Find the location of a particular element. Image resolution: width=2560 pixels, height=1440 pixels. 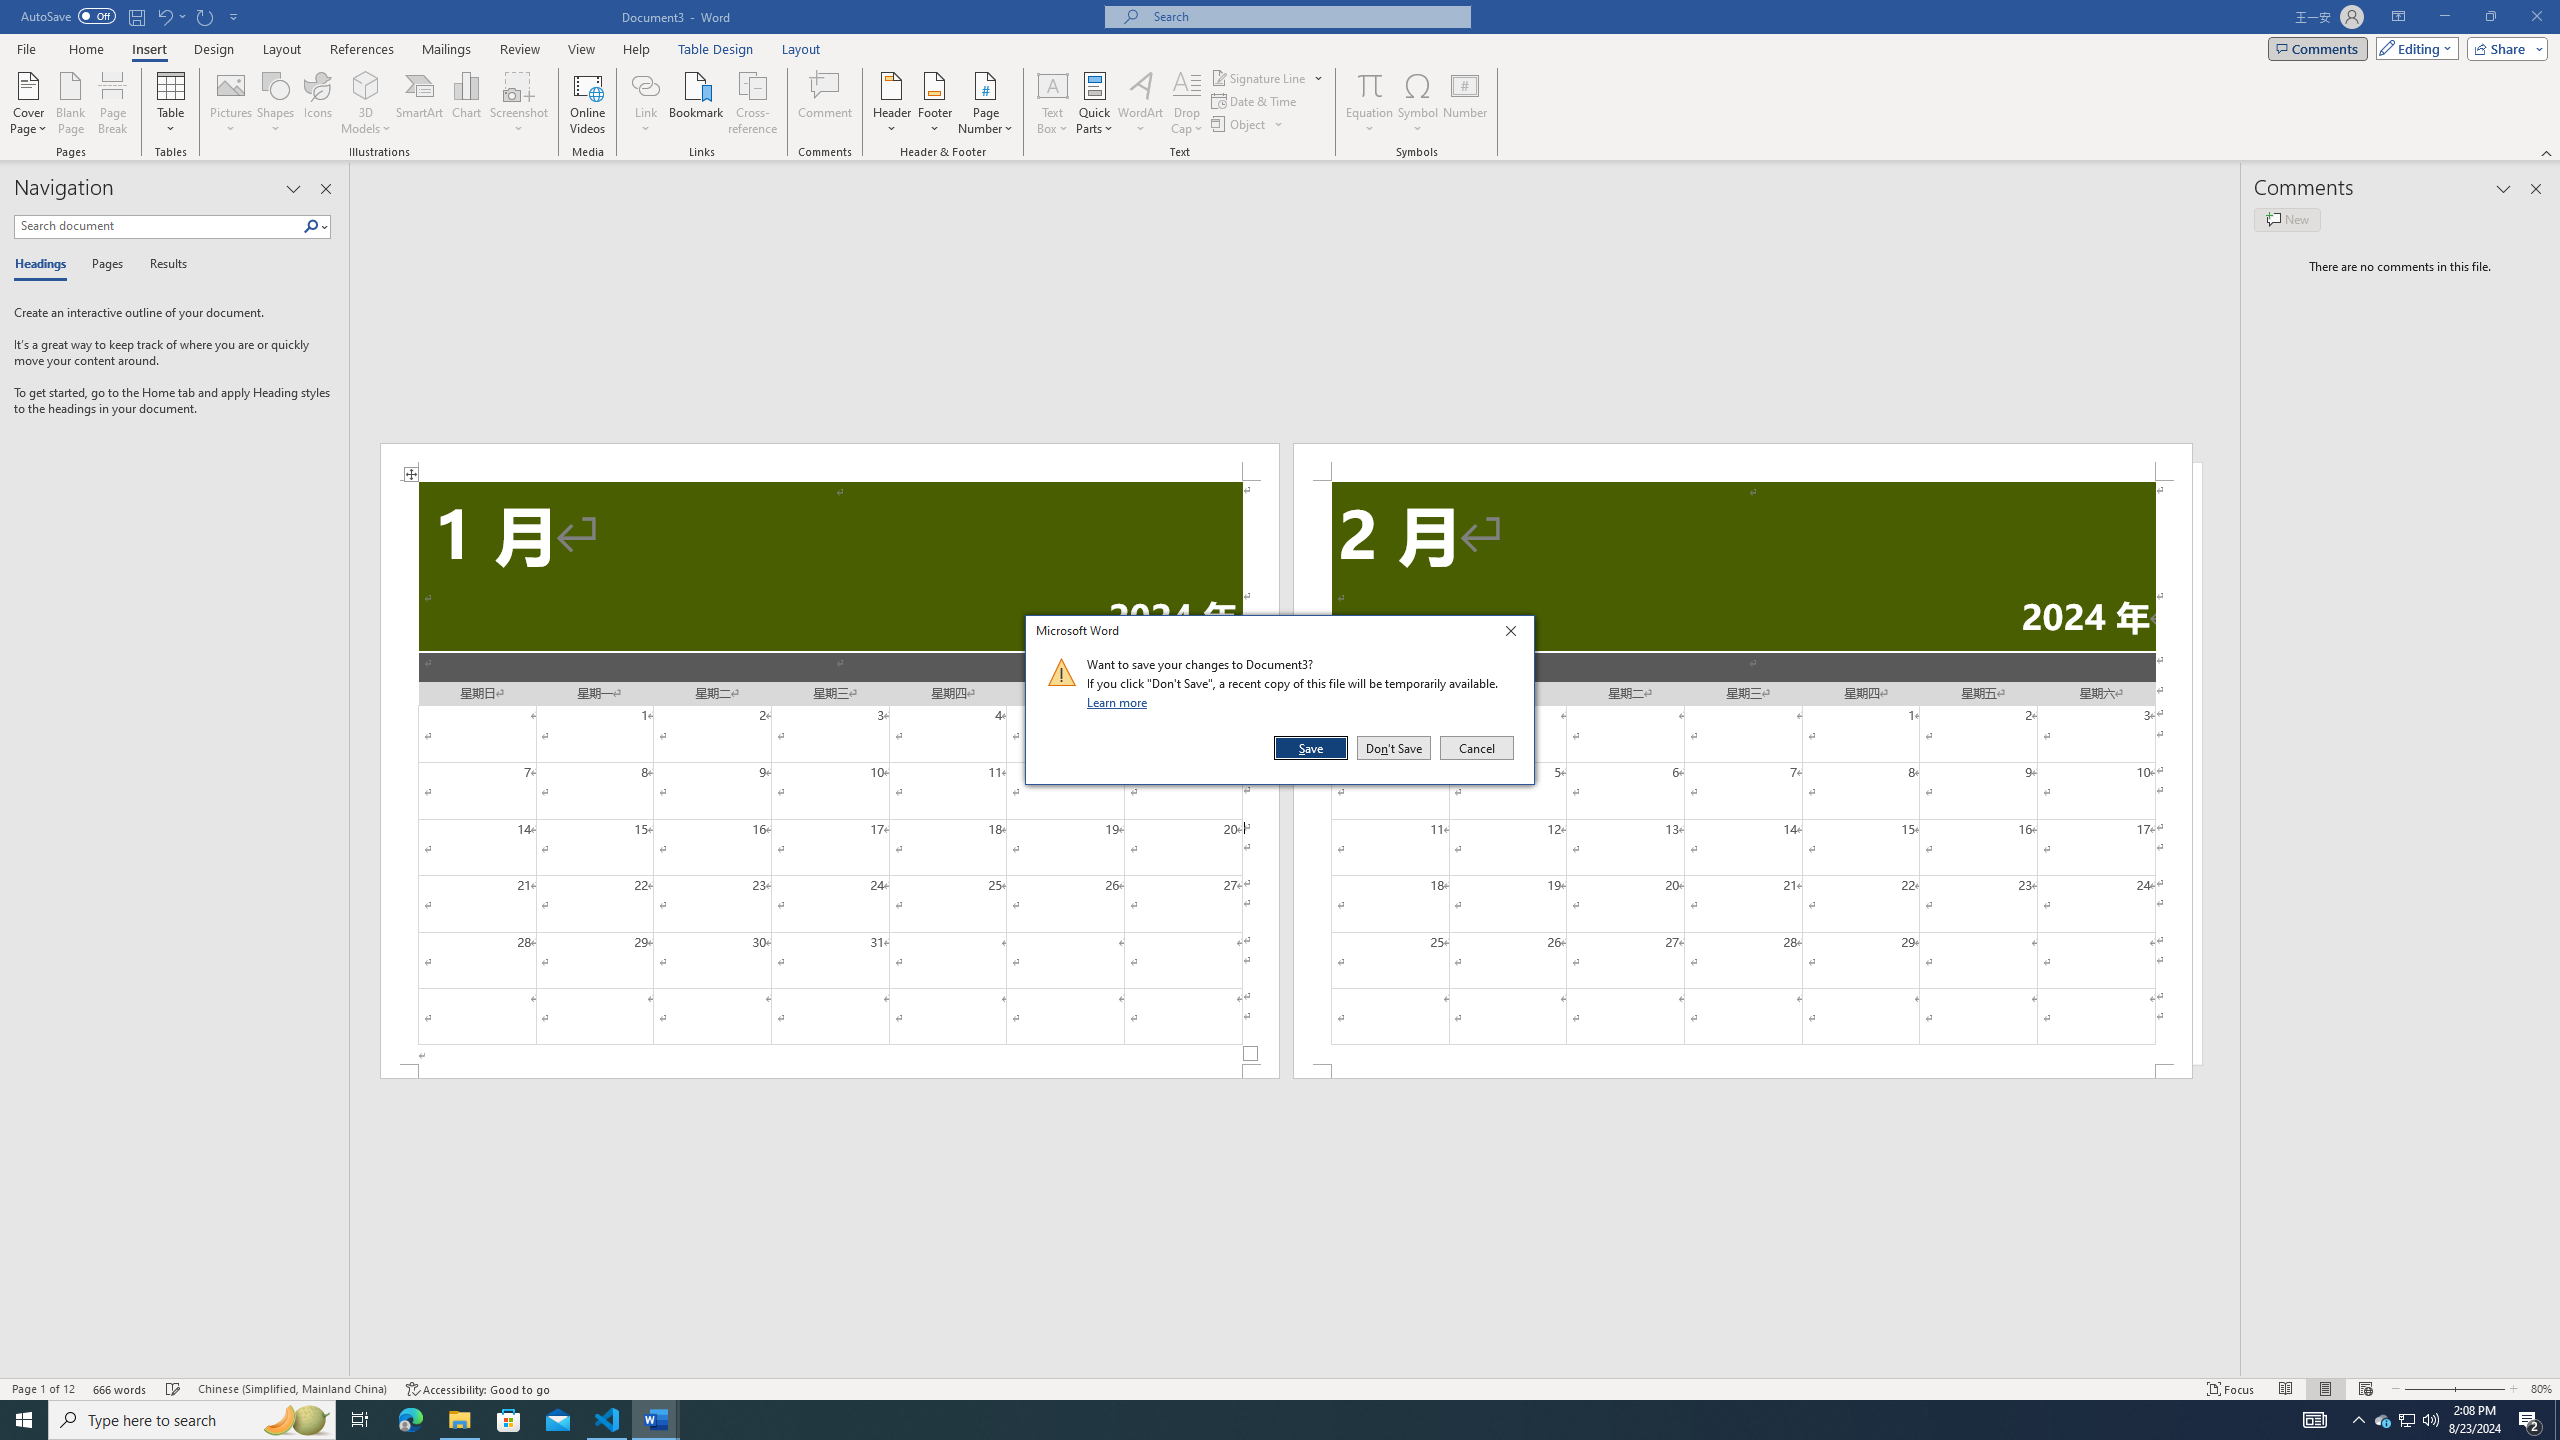

'Number...' is located at coordinates (1464, 103).